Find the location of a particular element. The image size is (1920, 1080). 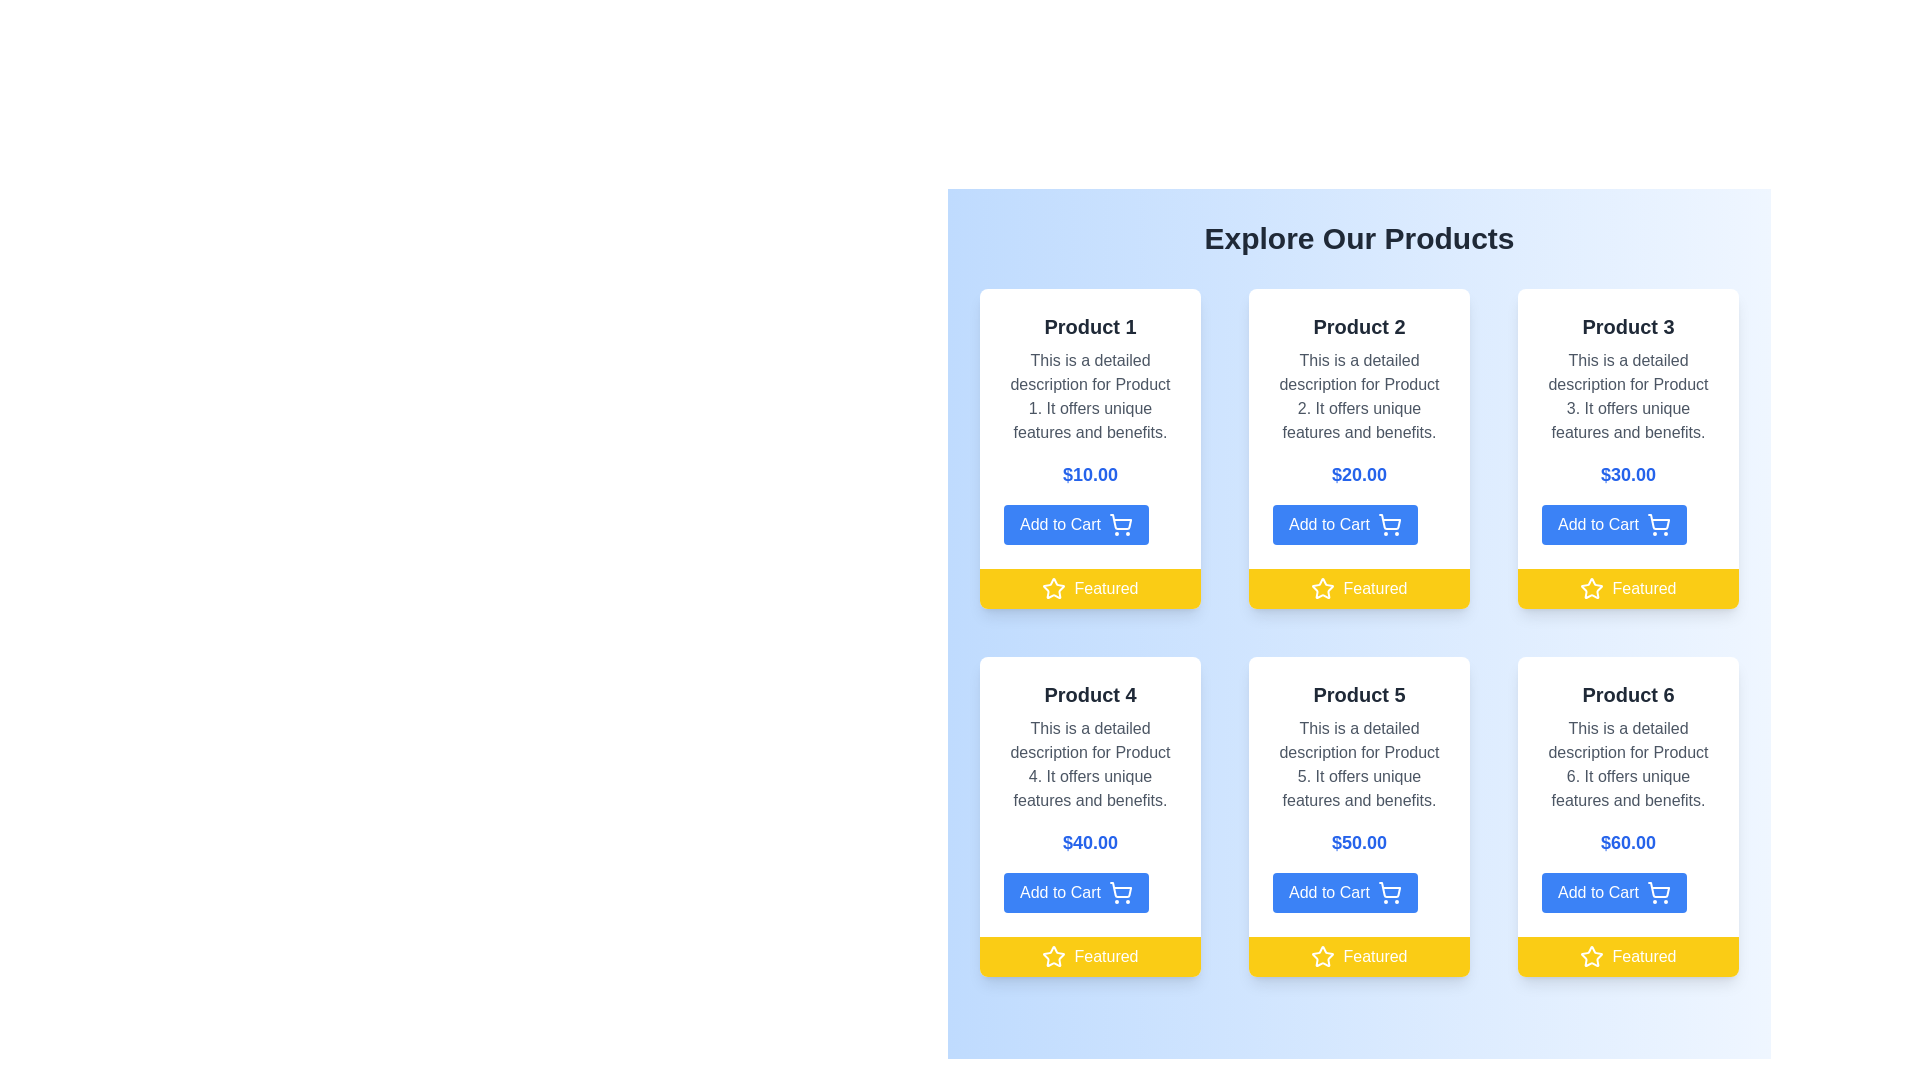

the 'Featured' text label located in the yellow bar at the bottom of the Product 4 card, which is immediately to the right of the star icon is located at coordinates (1105, 955).